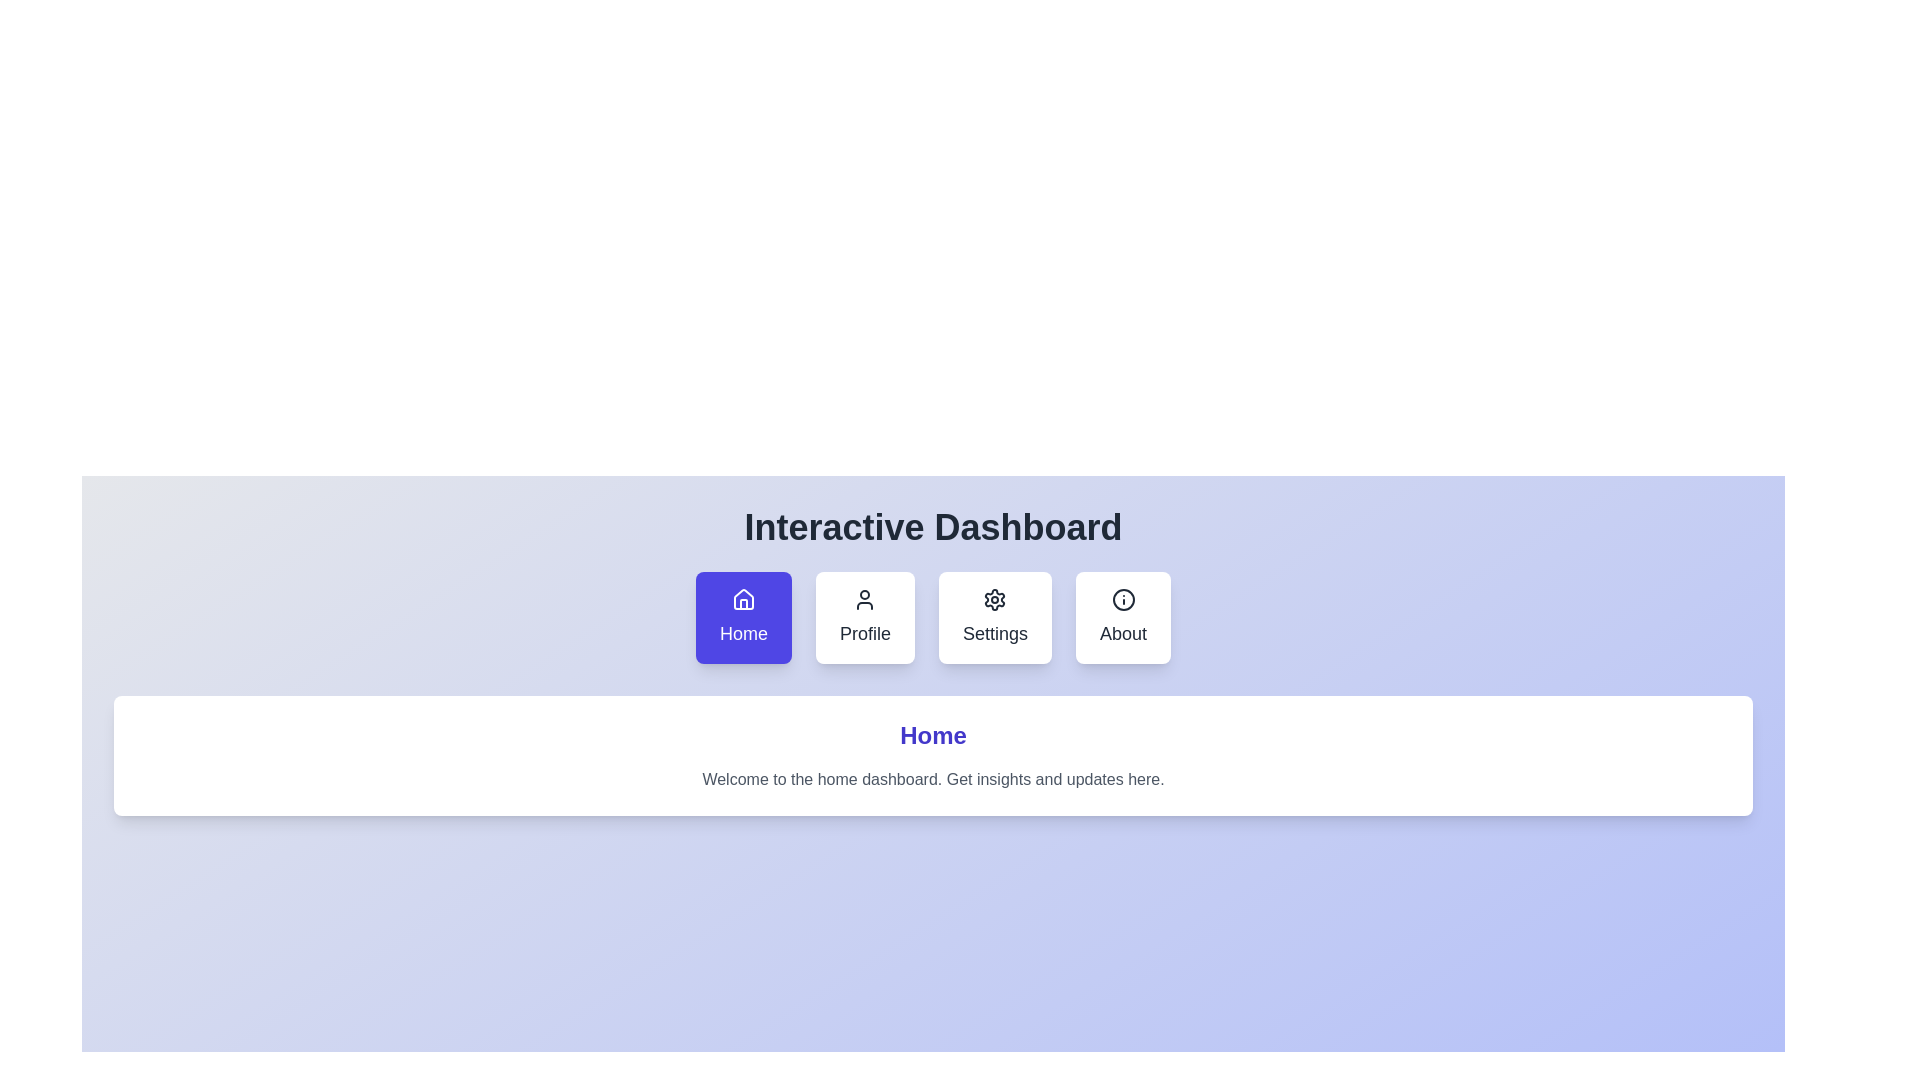  What do you see at coordinates (1123, 599) in the screenshot?
I see `the circular information icon located in the 'About' card, which is the fourth card below the 'Interactive Dashboard' heading` at bounding box center [1123, 599].